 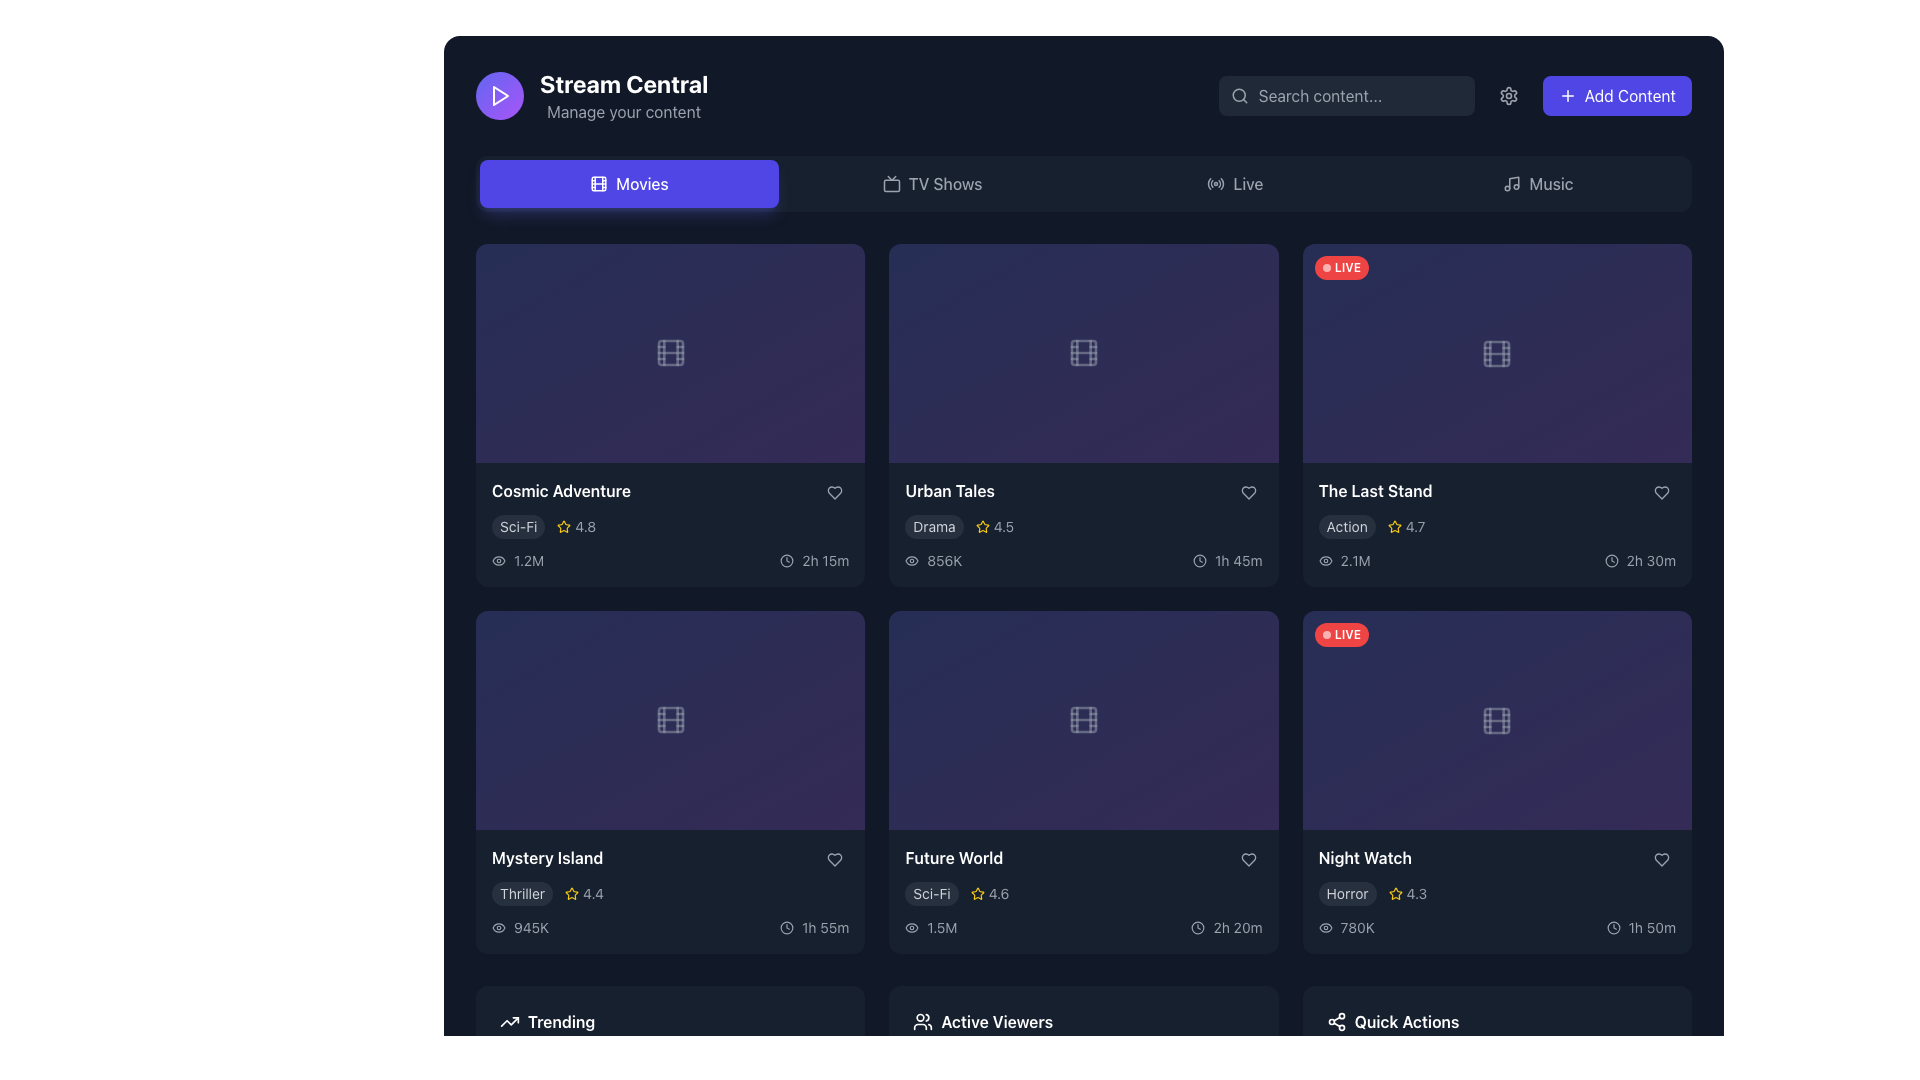 What do you see at coordinates (1617, 96) in the screenshot?
I see `the rectangular button with rounded corners labeled 'Add Content' to observe its hover effects` at bounding box center [1617, 96].